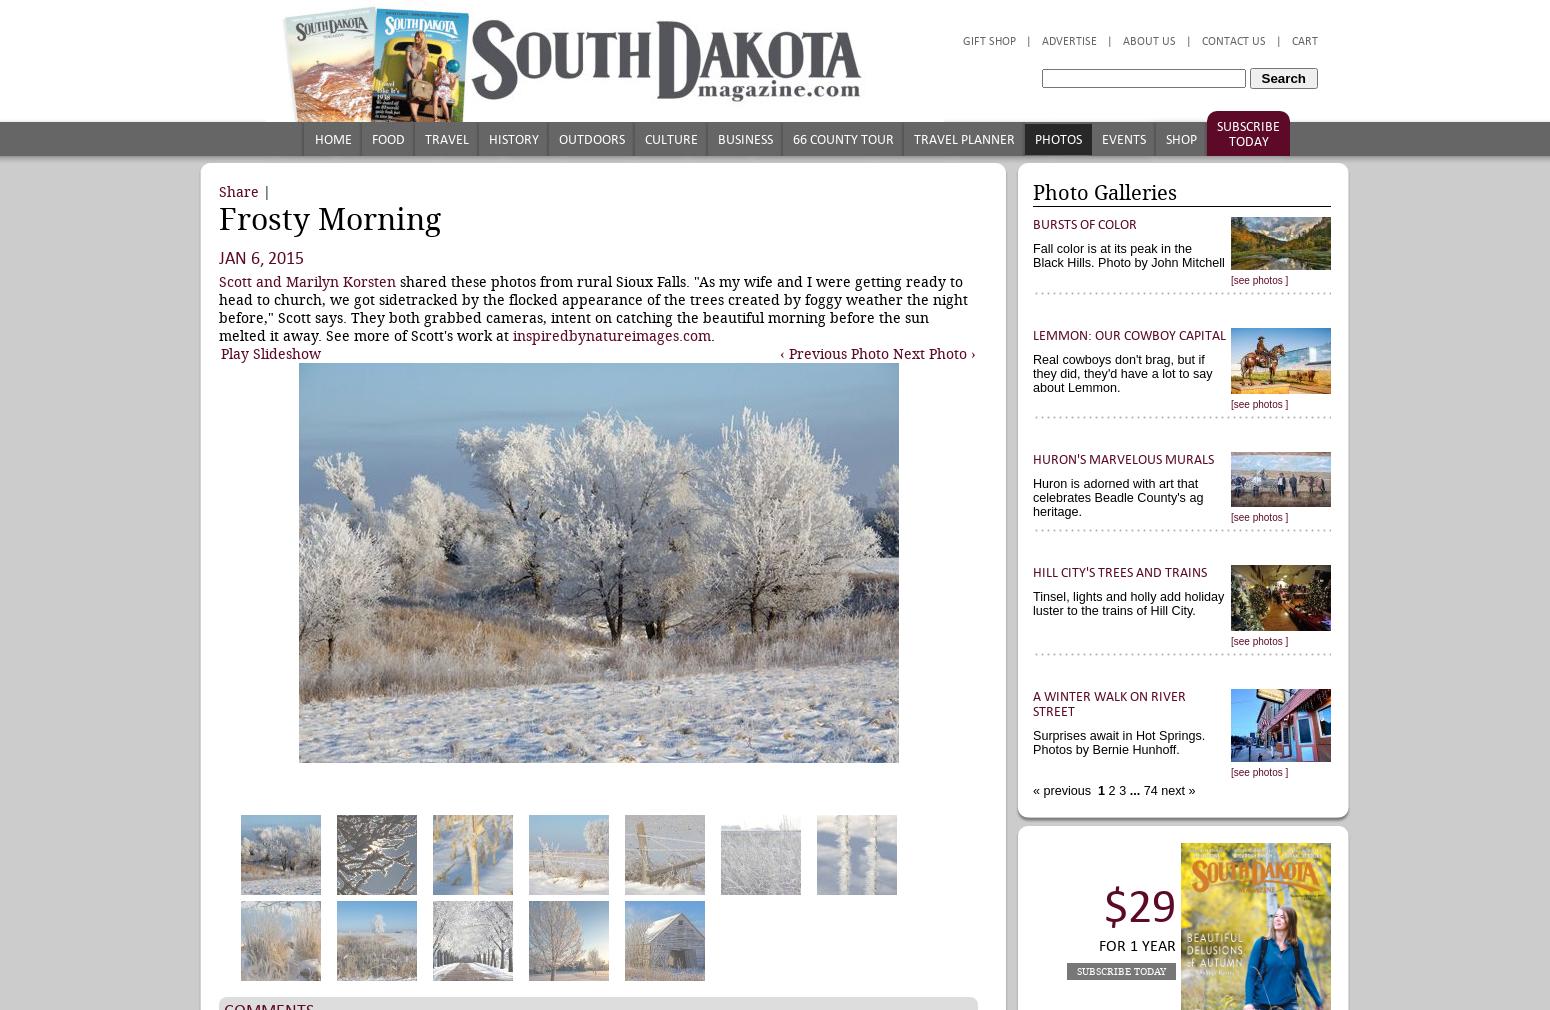 This screenshot has width=1550, height=1010. What do you see at coordinates (218, 191) in the screenshot?
I see `'Share'` at bounding box center [218, 191].